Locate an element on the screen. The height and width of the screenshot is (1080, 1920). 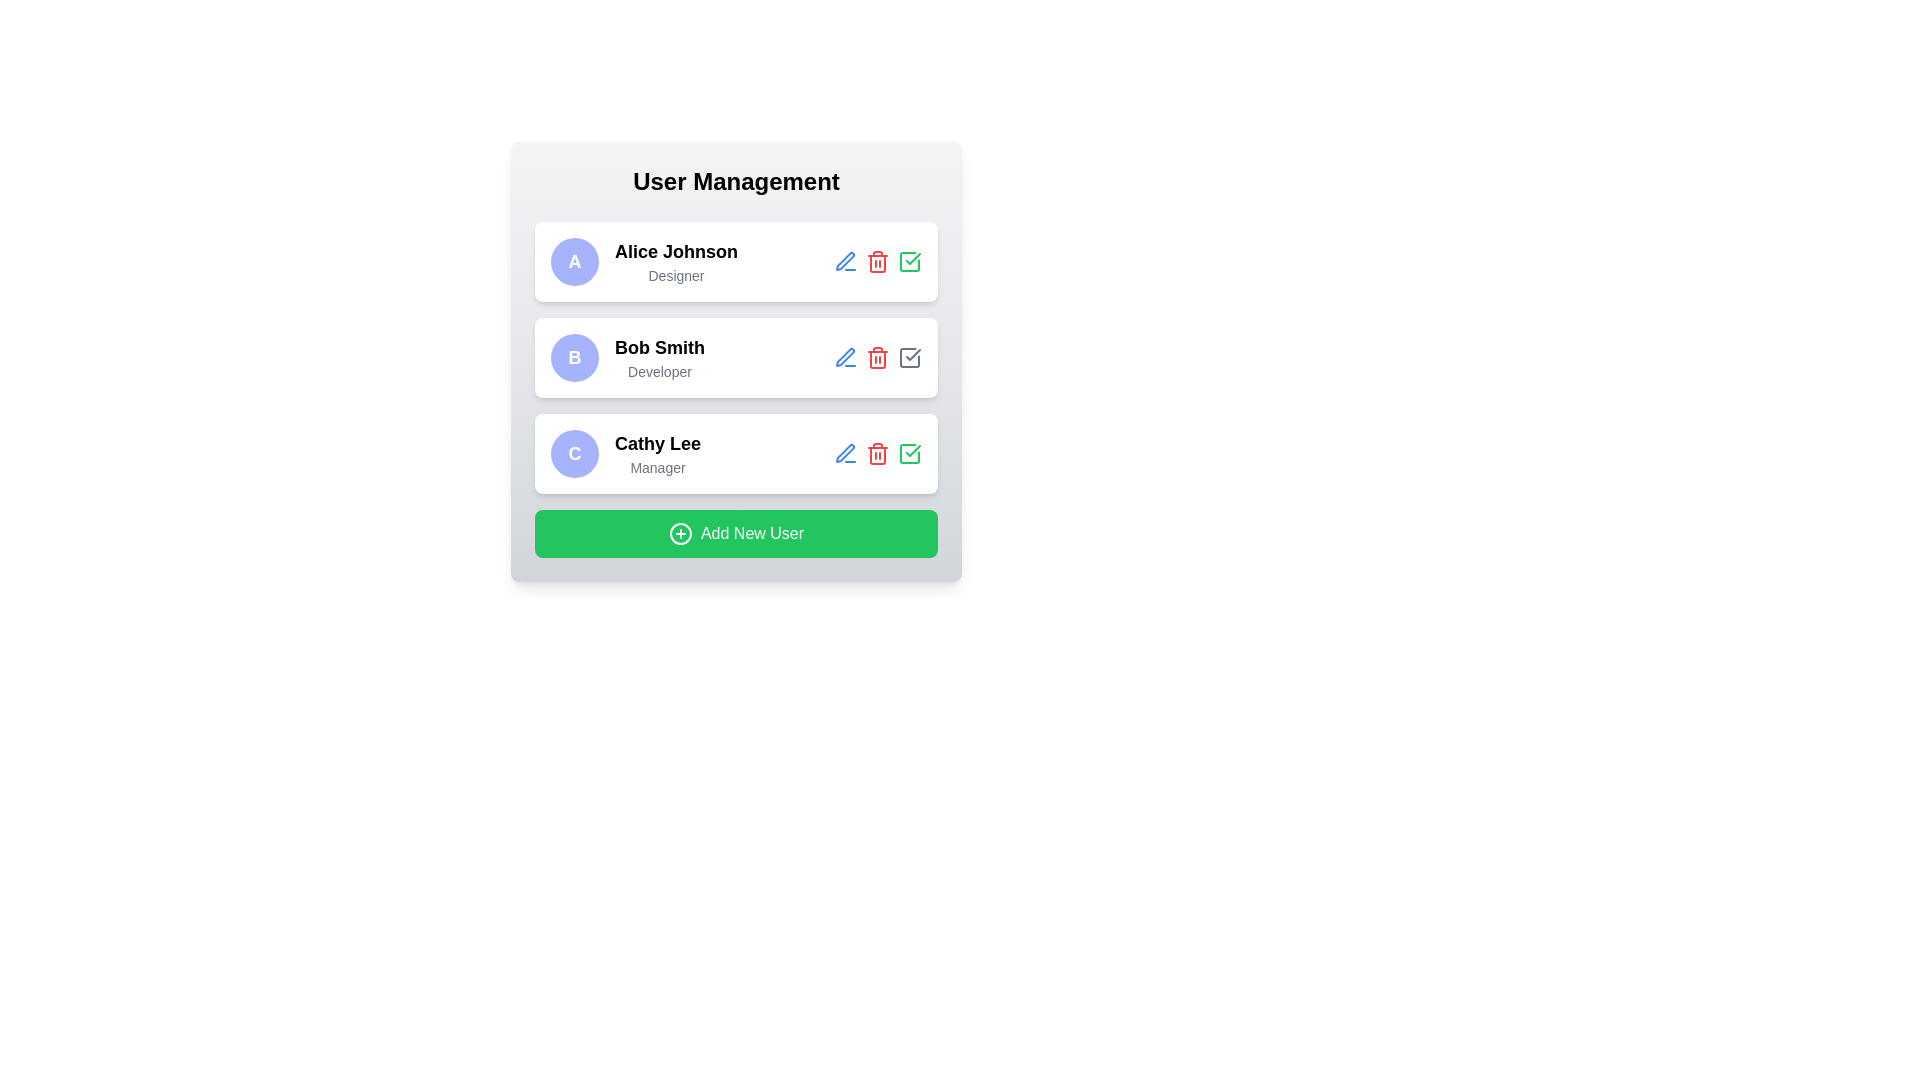
the checkmark icon located within the 'Cathy Lee, Manager' user item, which is positioned in the rightmost column of action icons is located at coordinates (912, 257).